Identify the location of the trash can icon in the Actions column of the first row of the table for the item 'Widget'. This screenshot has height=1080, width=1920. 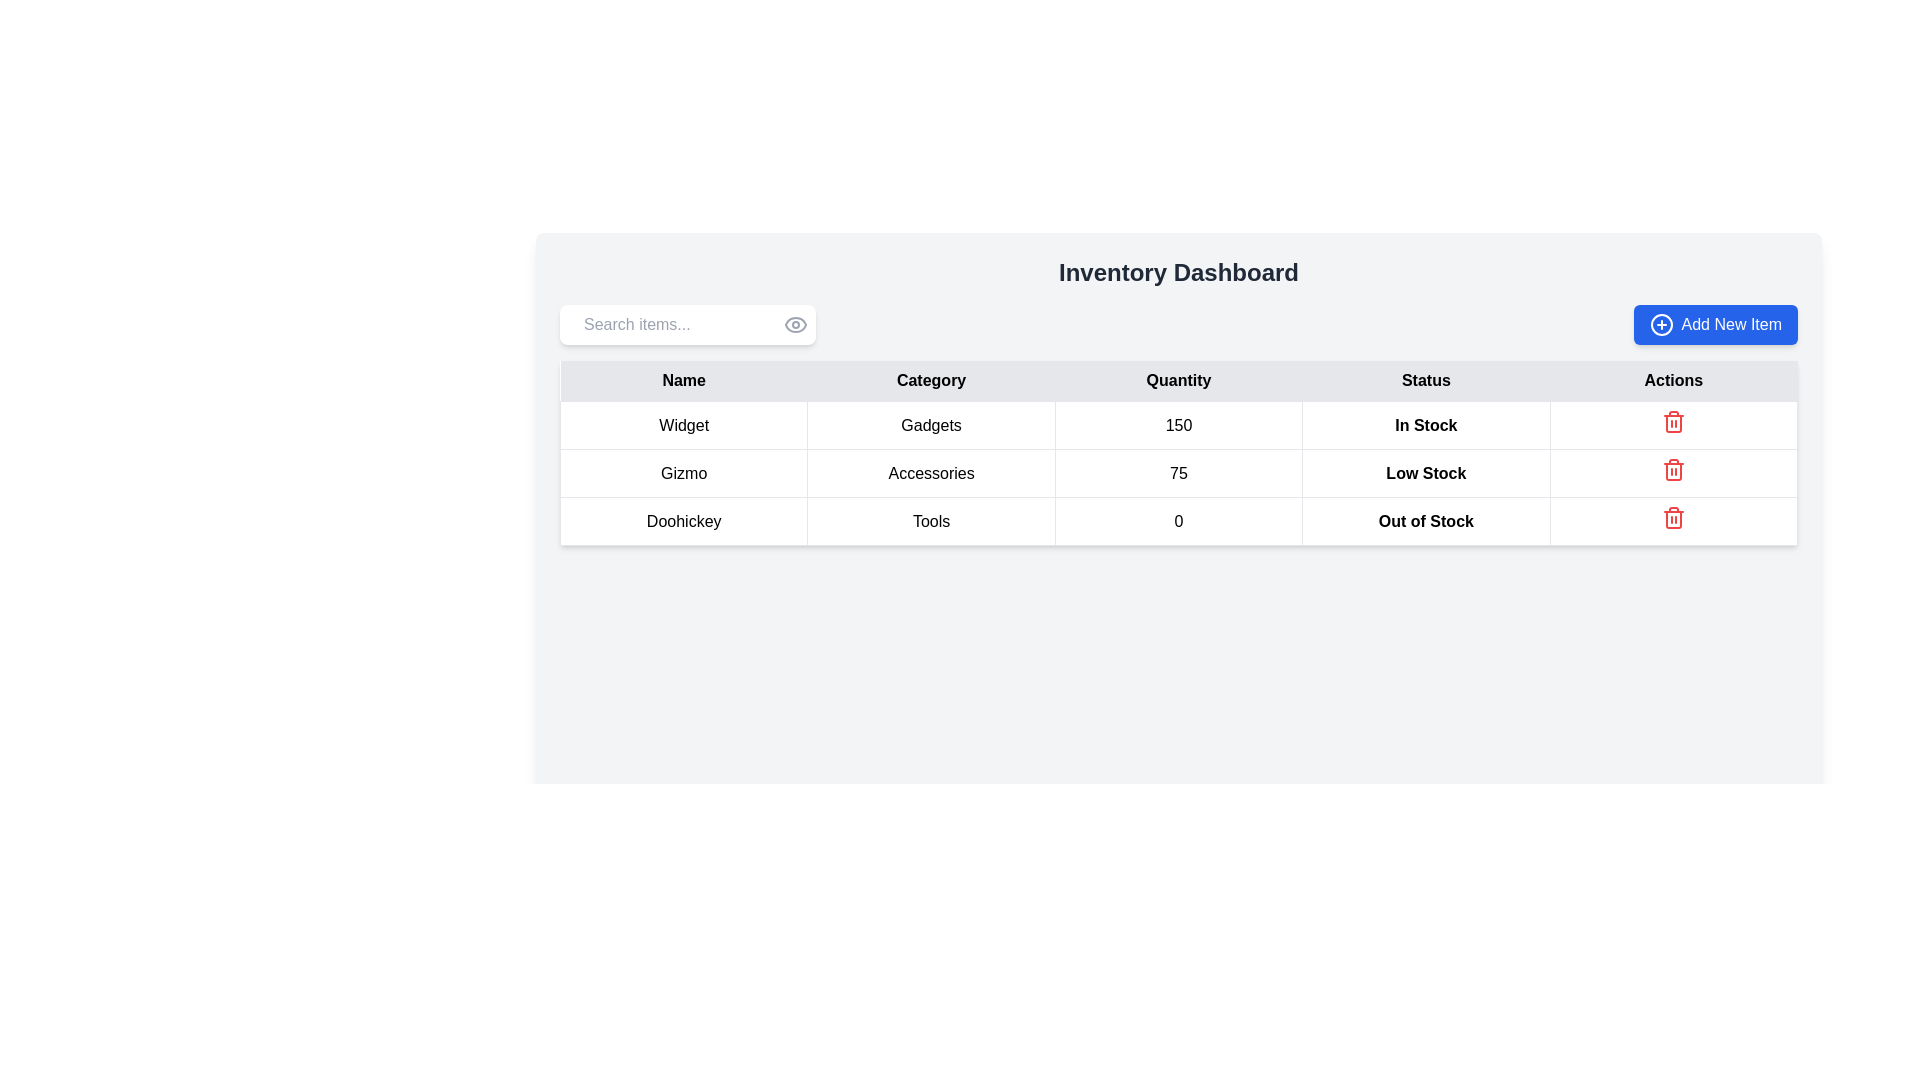
(1673, 424).